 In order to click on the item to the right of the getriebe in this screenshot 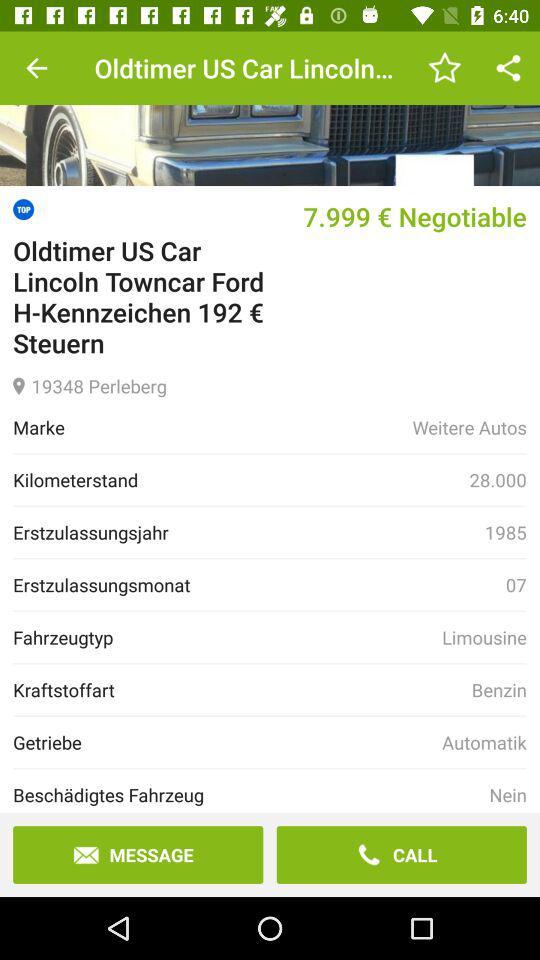, I will do `click(483, 741)`.